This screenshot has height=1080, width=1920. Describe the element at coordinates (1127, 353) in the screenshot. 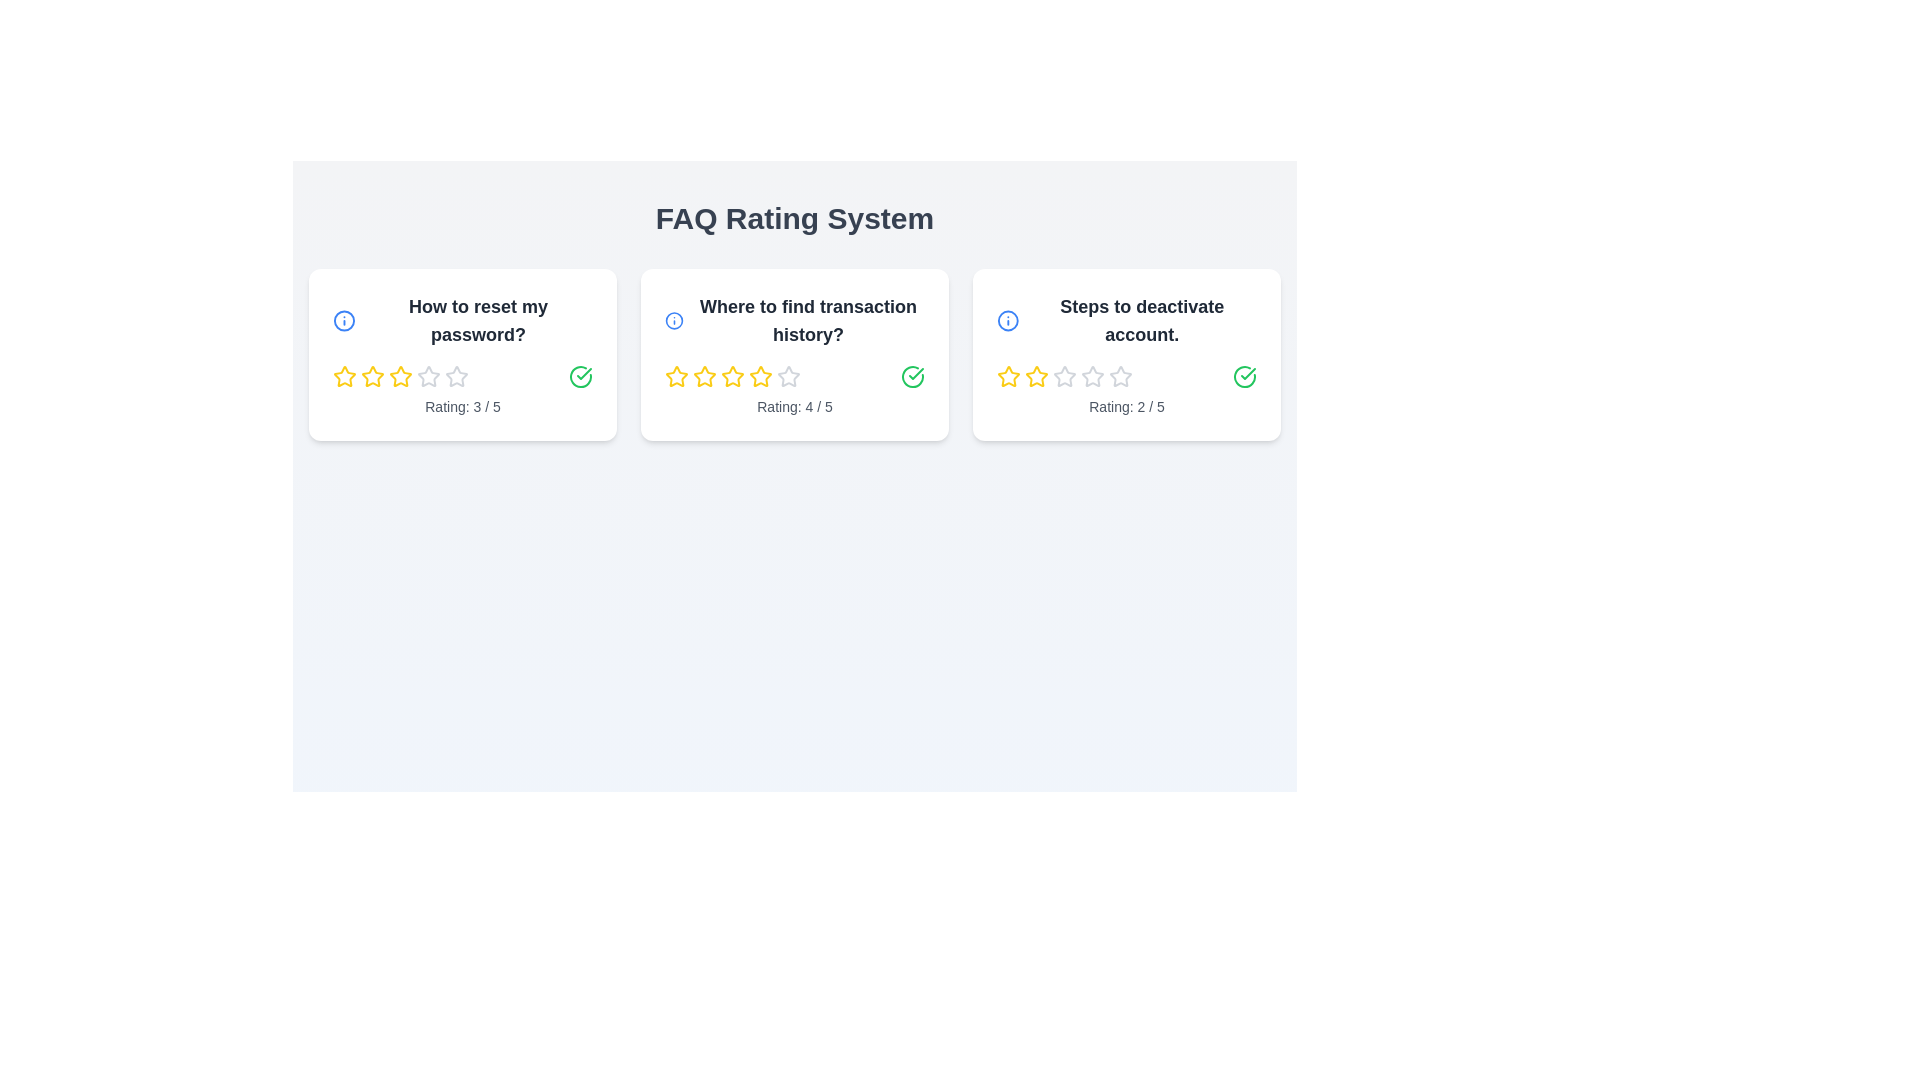

I see `the FAQ card with the question 'Steps to deactivate account.'` at that location.